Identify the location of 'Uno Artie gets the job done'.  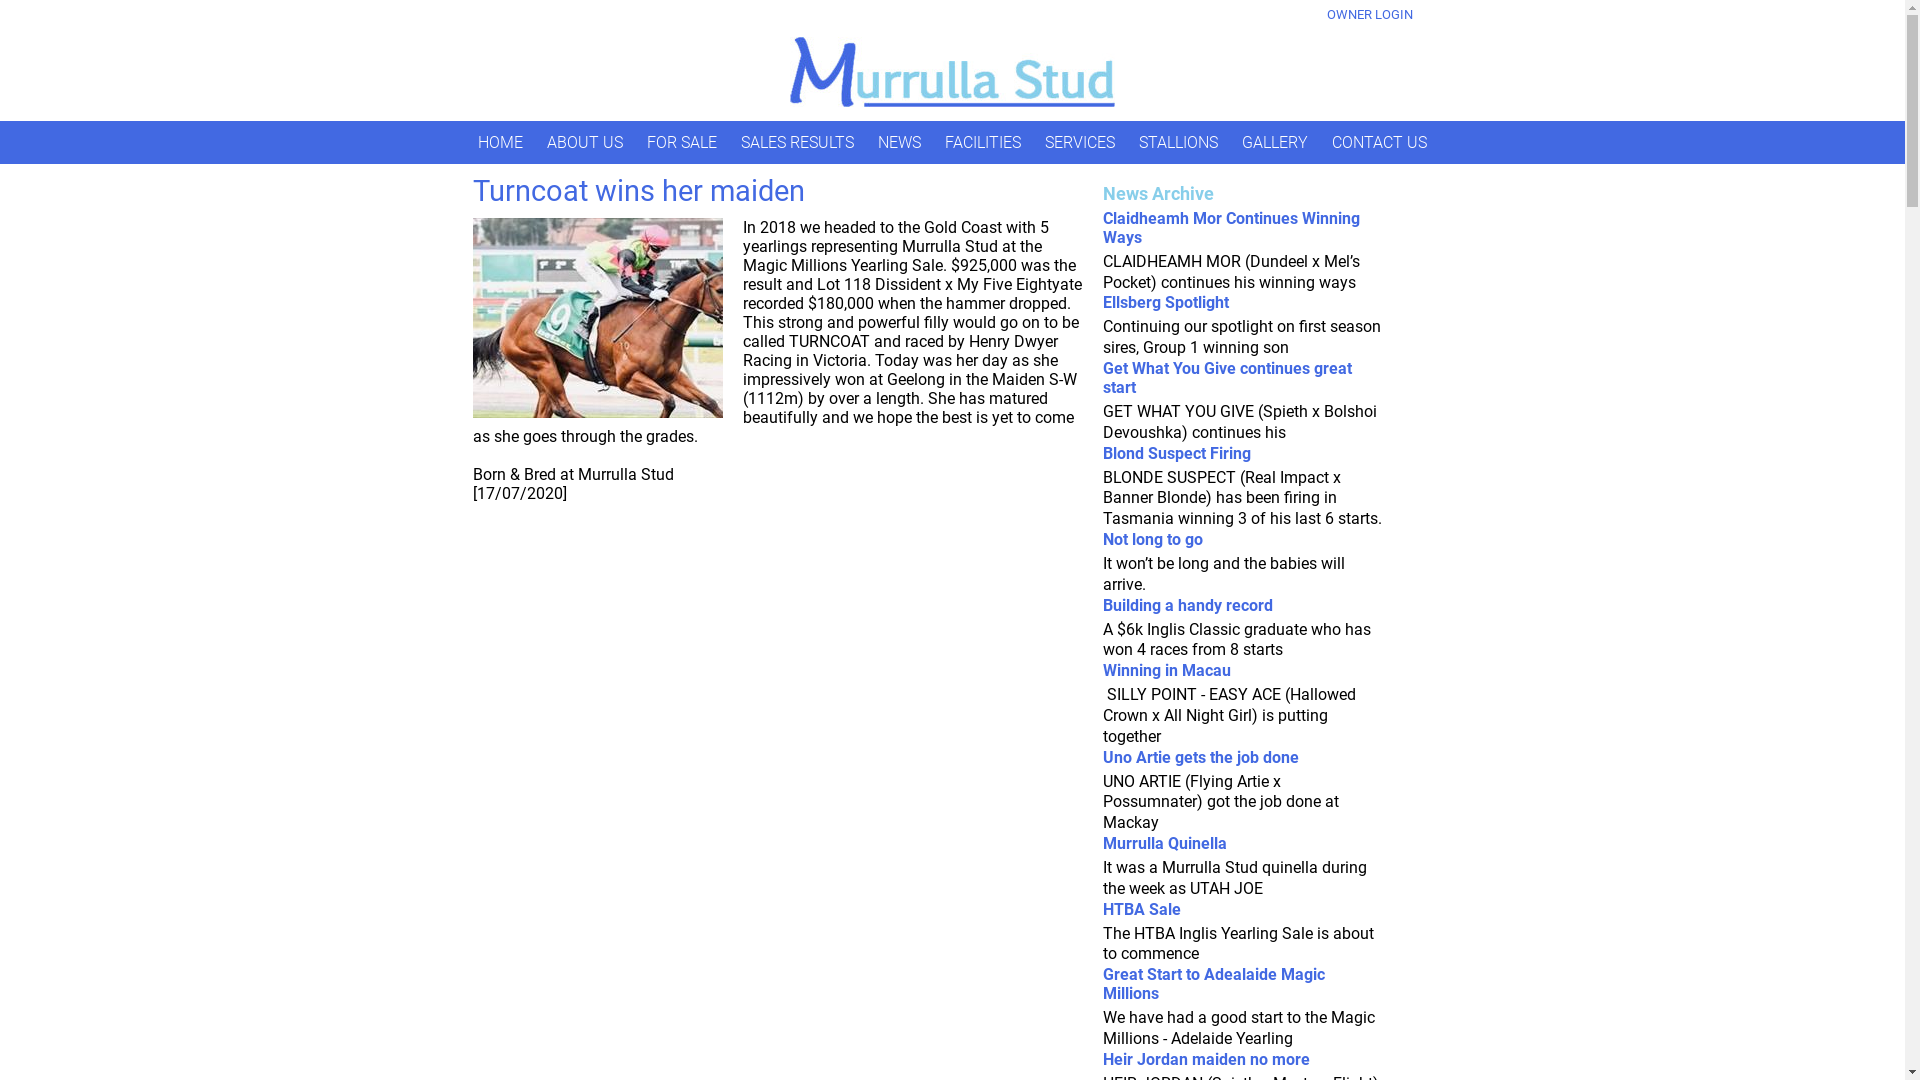
(1200, 757).